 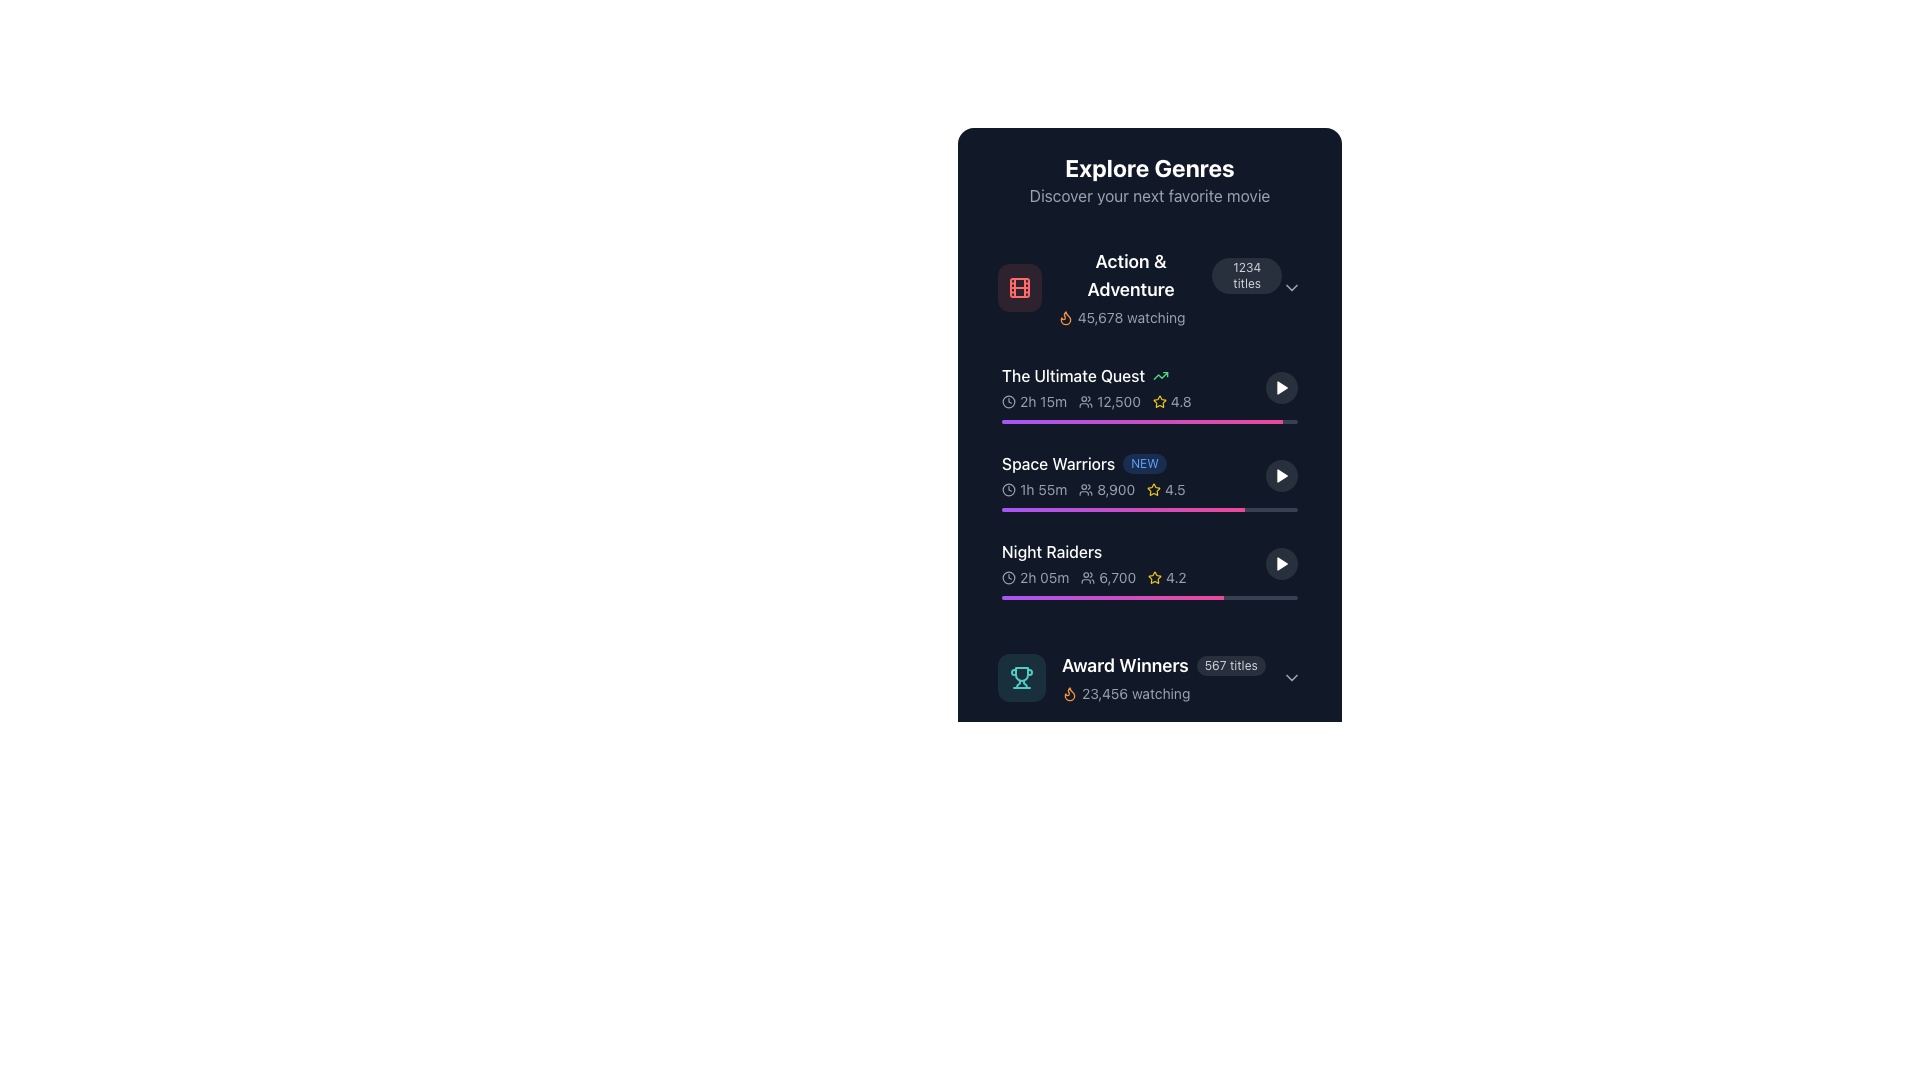 I want to click on text value '4.5' from the small text label element styled in light gray font, located next to the yellow star icon in the third row under the 'Space Warriors' label, so click(x=1166, y=489).